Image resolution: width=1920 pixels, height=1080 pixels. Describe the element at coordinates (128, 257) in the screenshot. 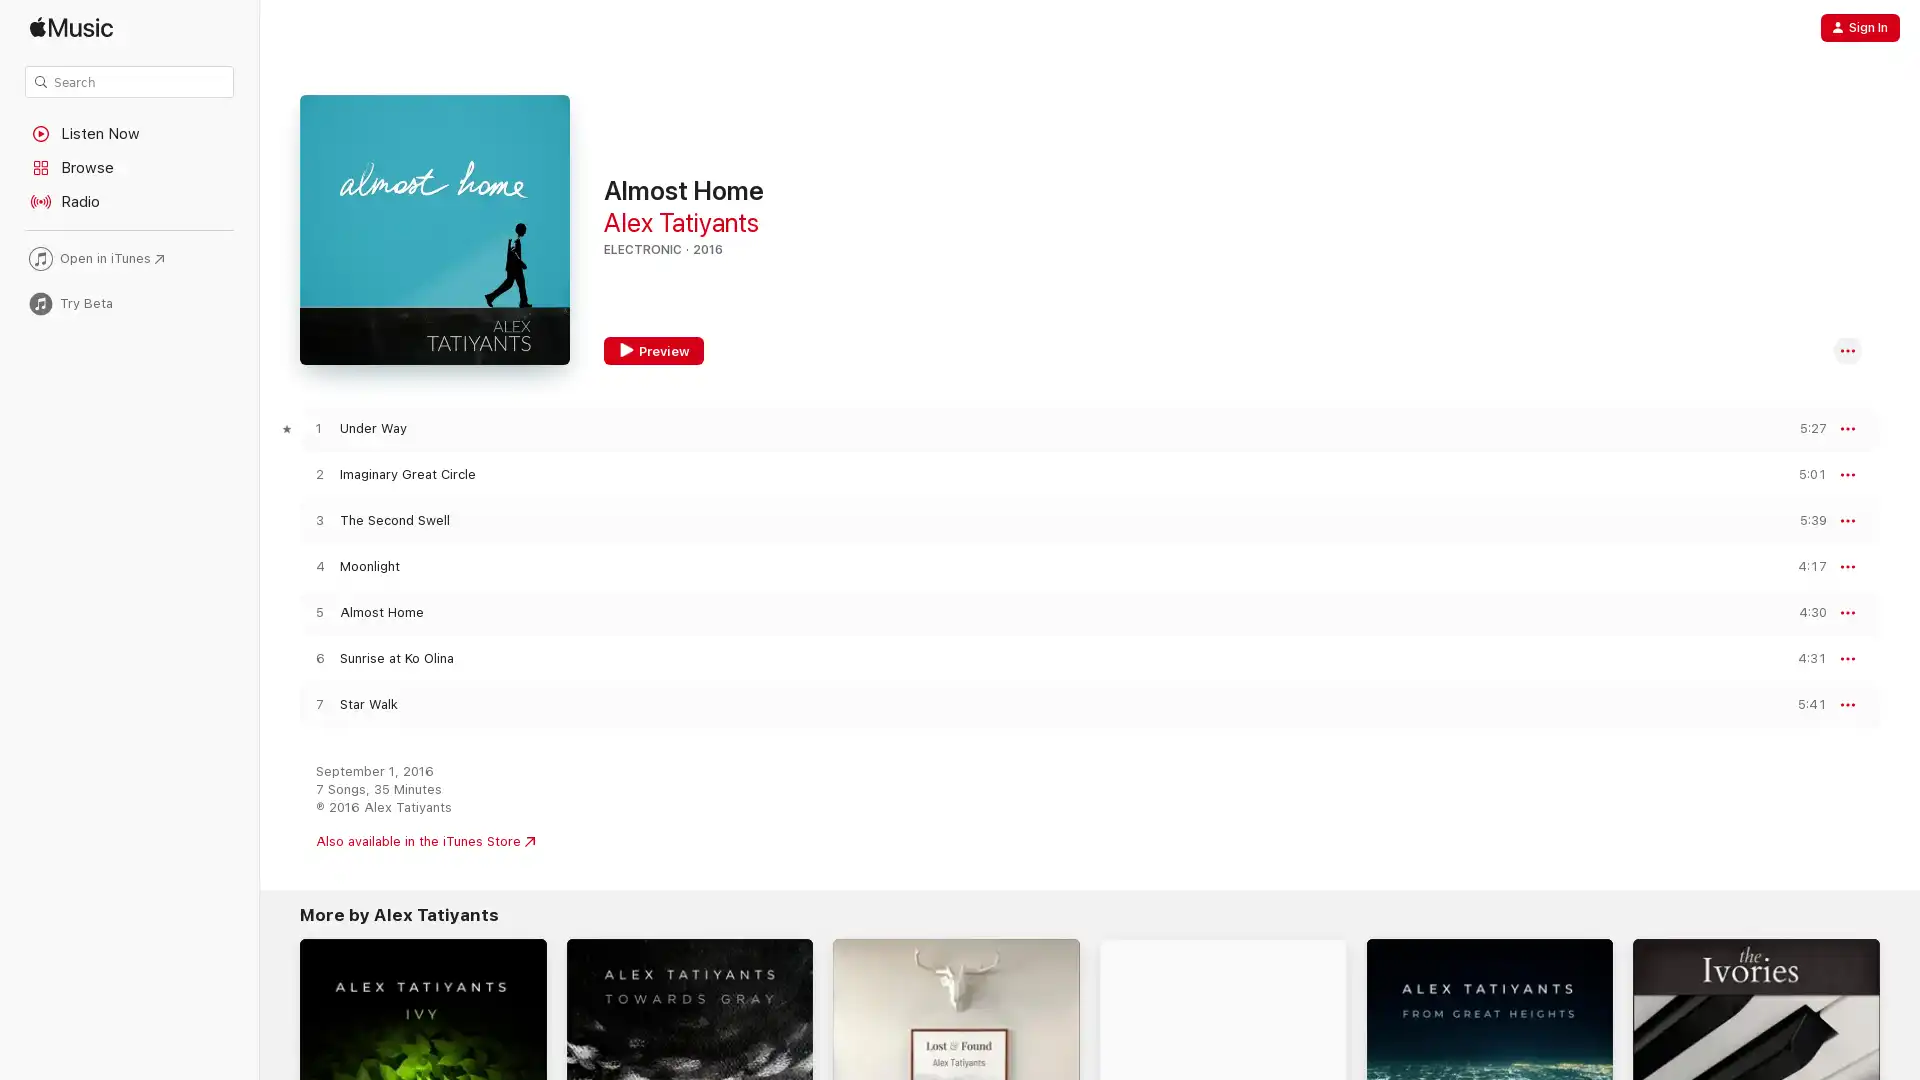

I see `Open in iTunes` at that location.